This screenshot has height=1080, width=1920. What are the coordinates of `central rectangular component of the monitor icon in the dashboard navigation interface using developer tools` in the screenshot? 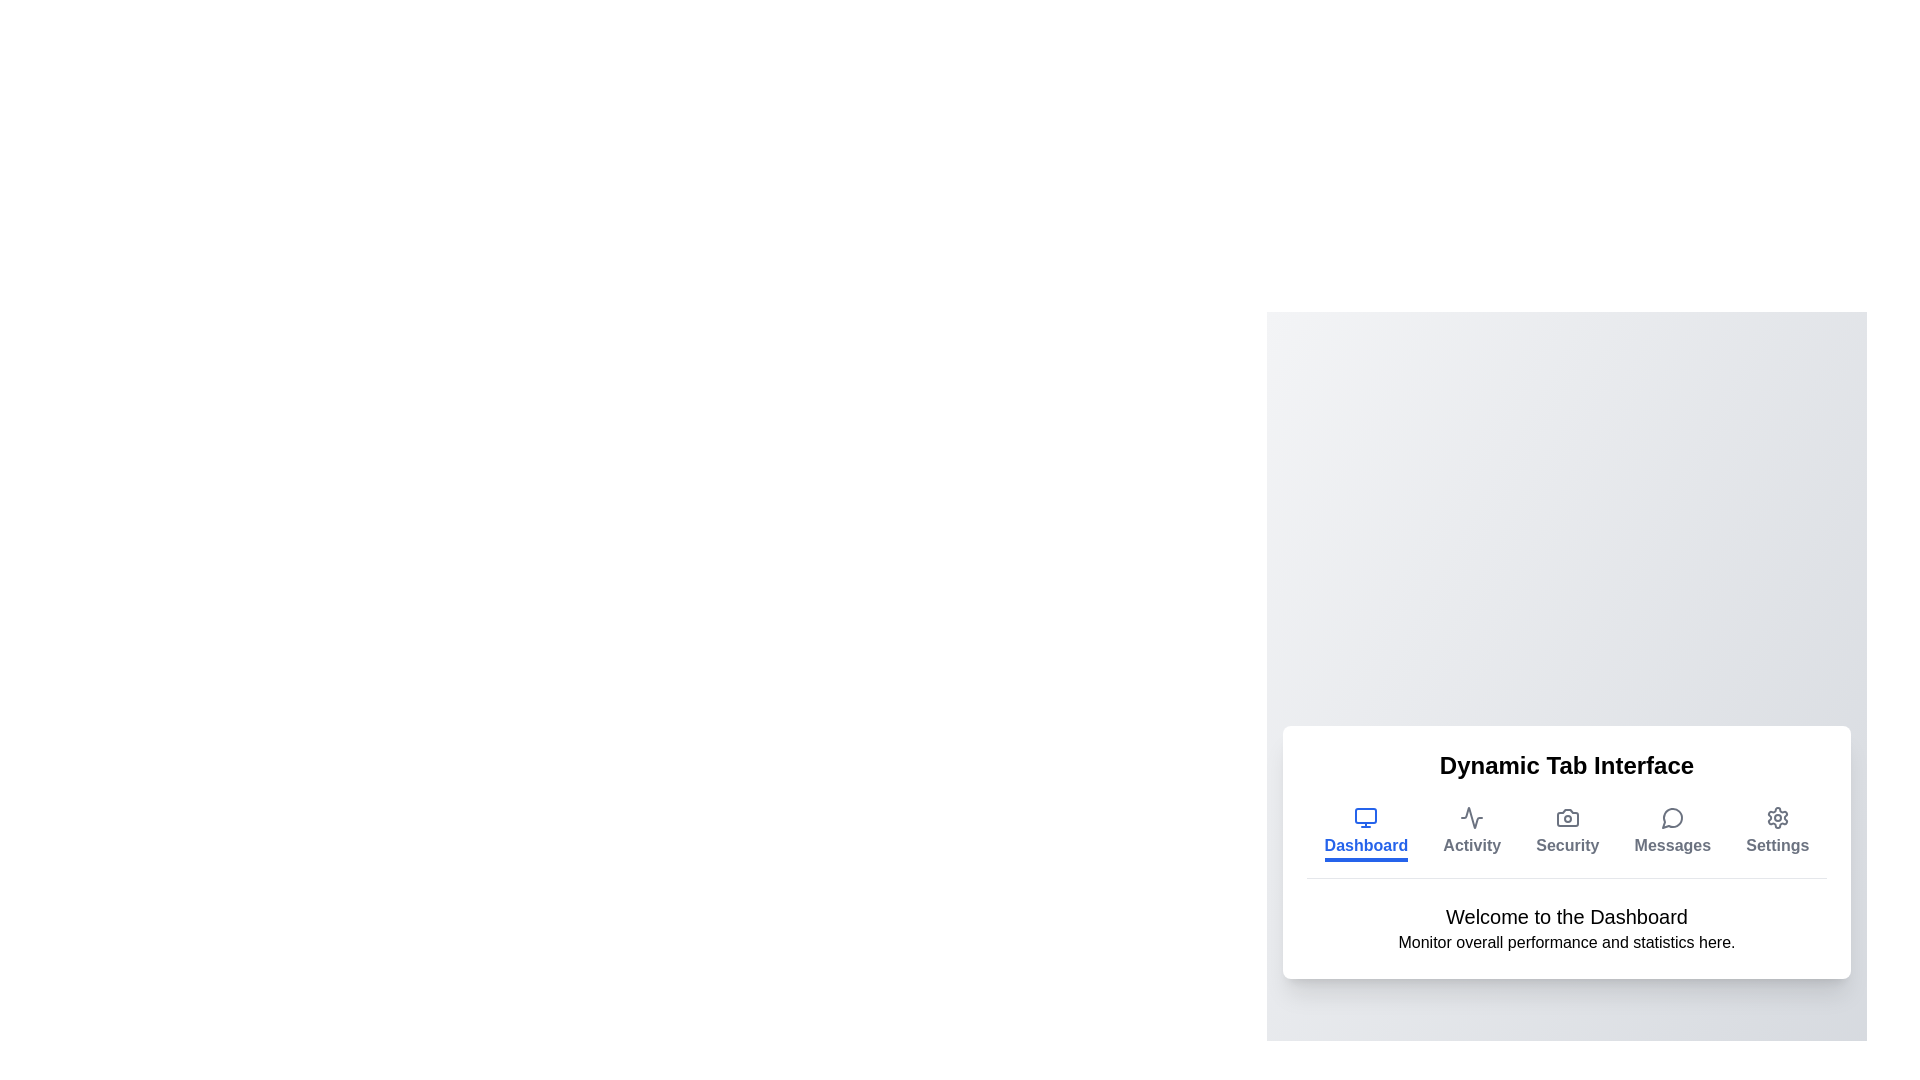 It's located at (1365, 815).